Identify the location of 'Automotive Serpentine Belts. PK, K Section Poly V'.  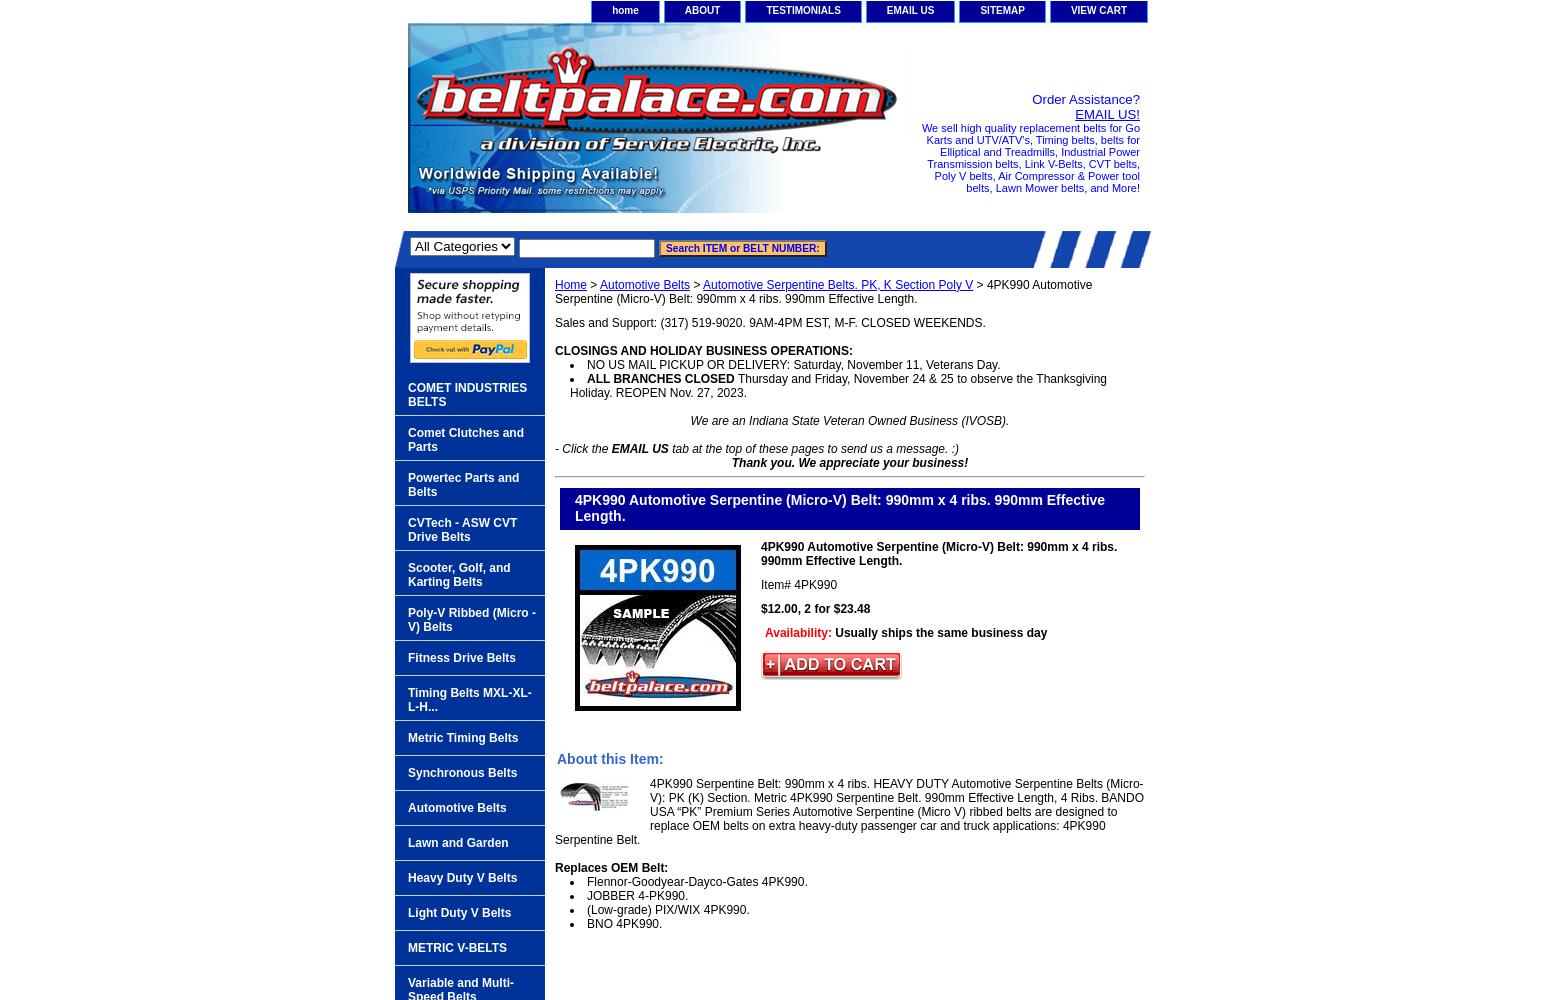
(836, 284).